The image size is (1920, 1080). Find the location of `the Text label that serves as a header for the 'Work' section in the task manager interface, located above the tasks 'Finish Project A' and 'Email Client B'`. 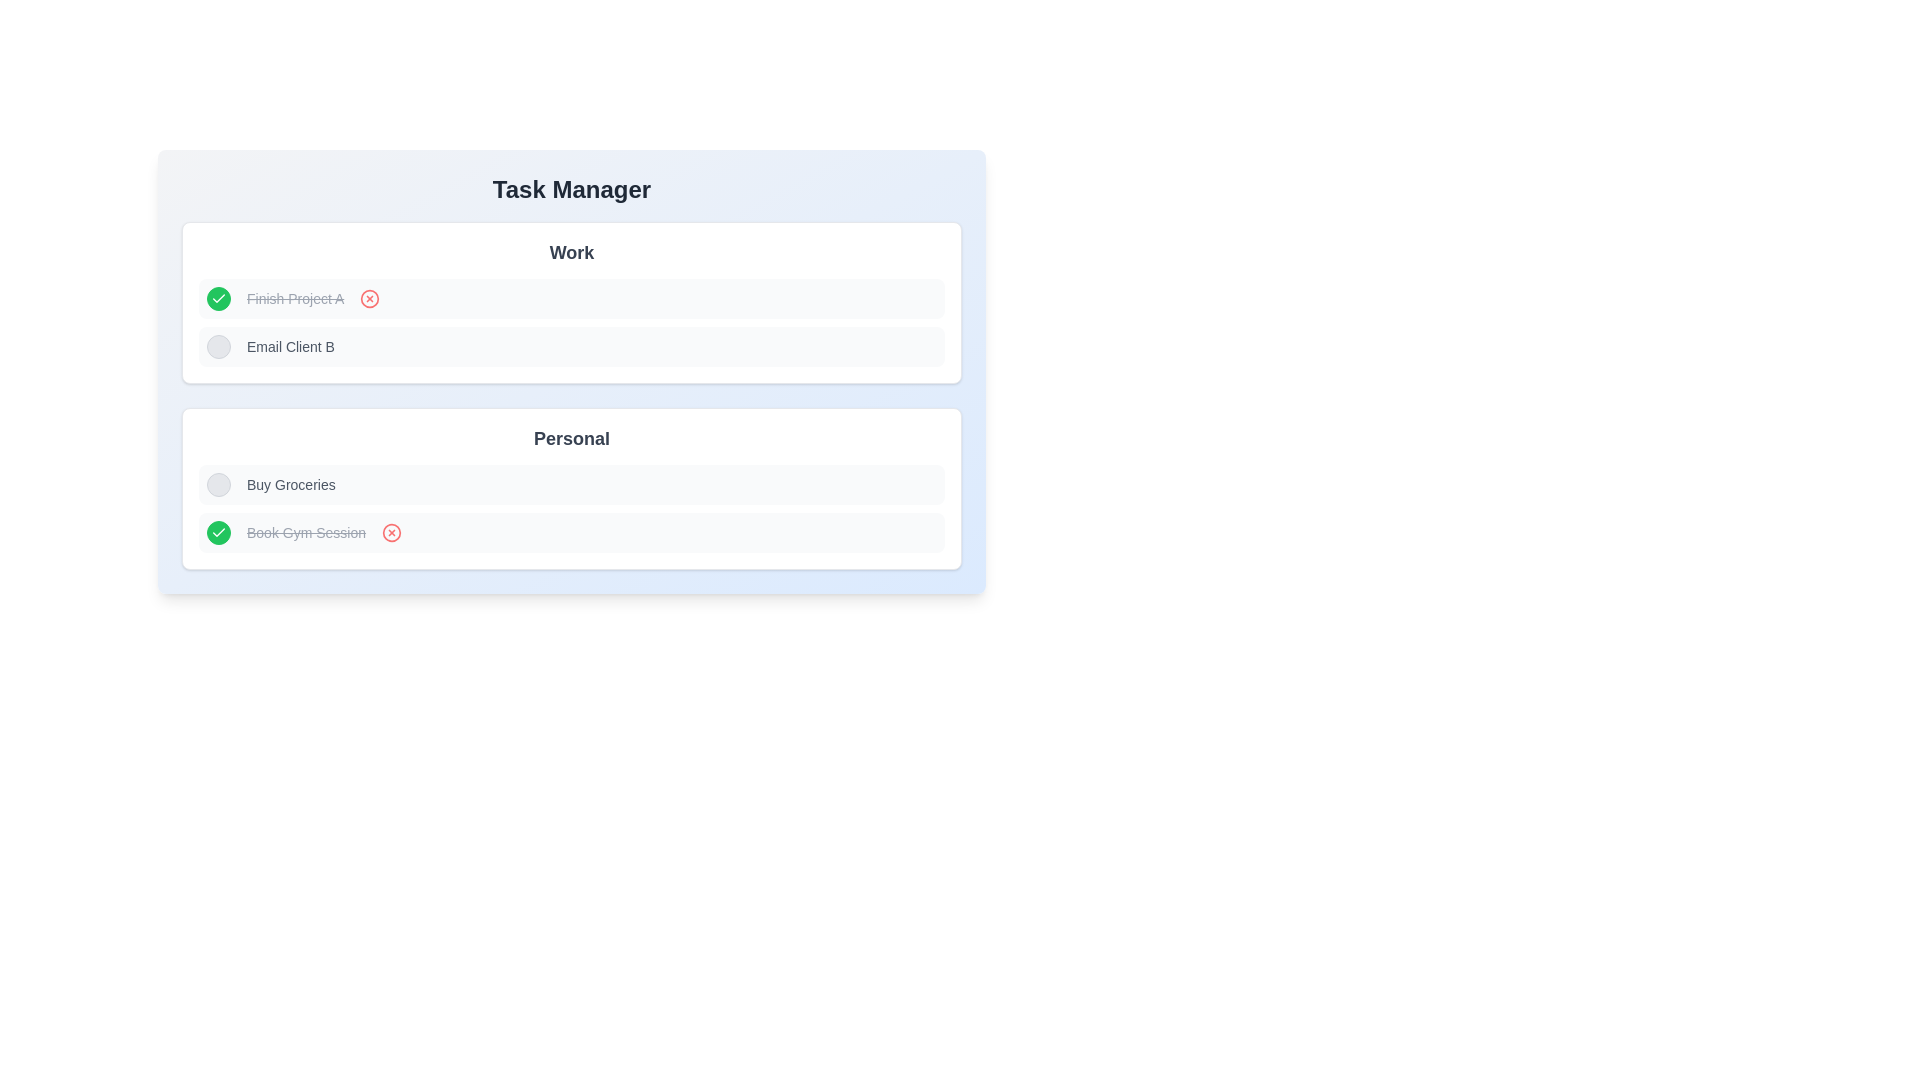

the Text label that serves as a header for the 'Work' section in the task manager interface, located above the tasks 'Finish Project A' and 'Email Client B' is located at coordinates (570, 252).